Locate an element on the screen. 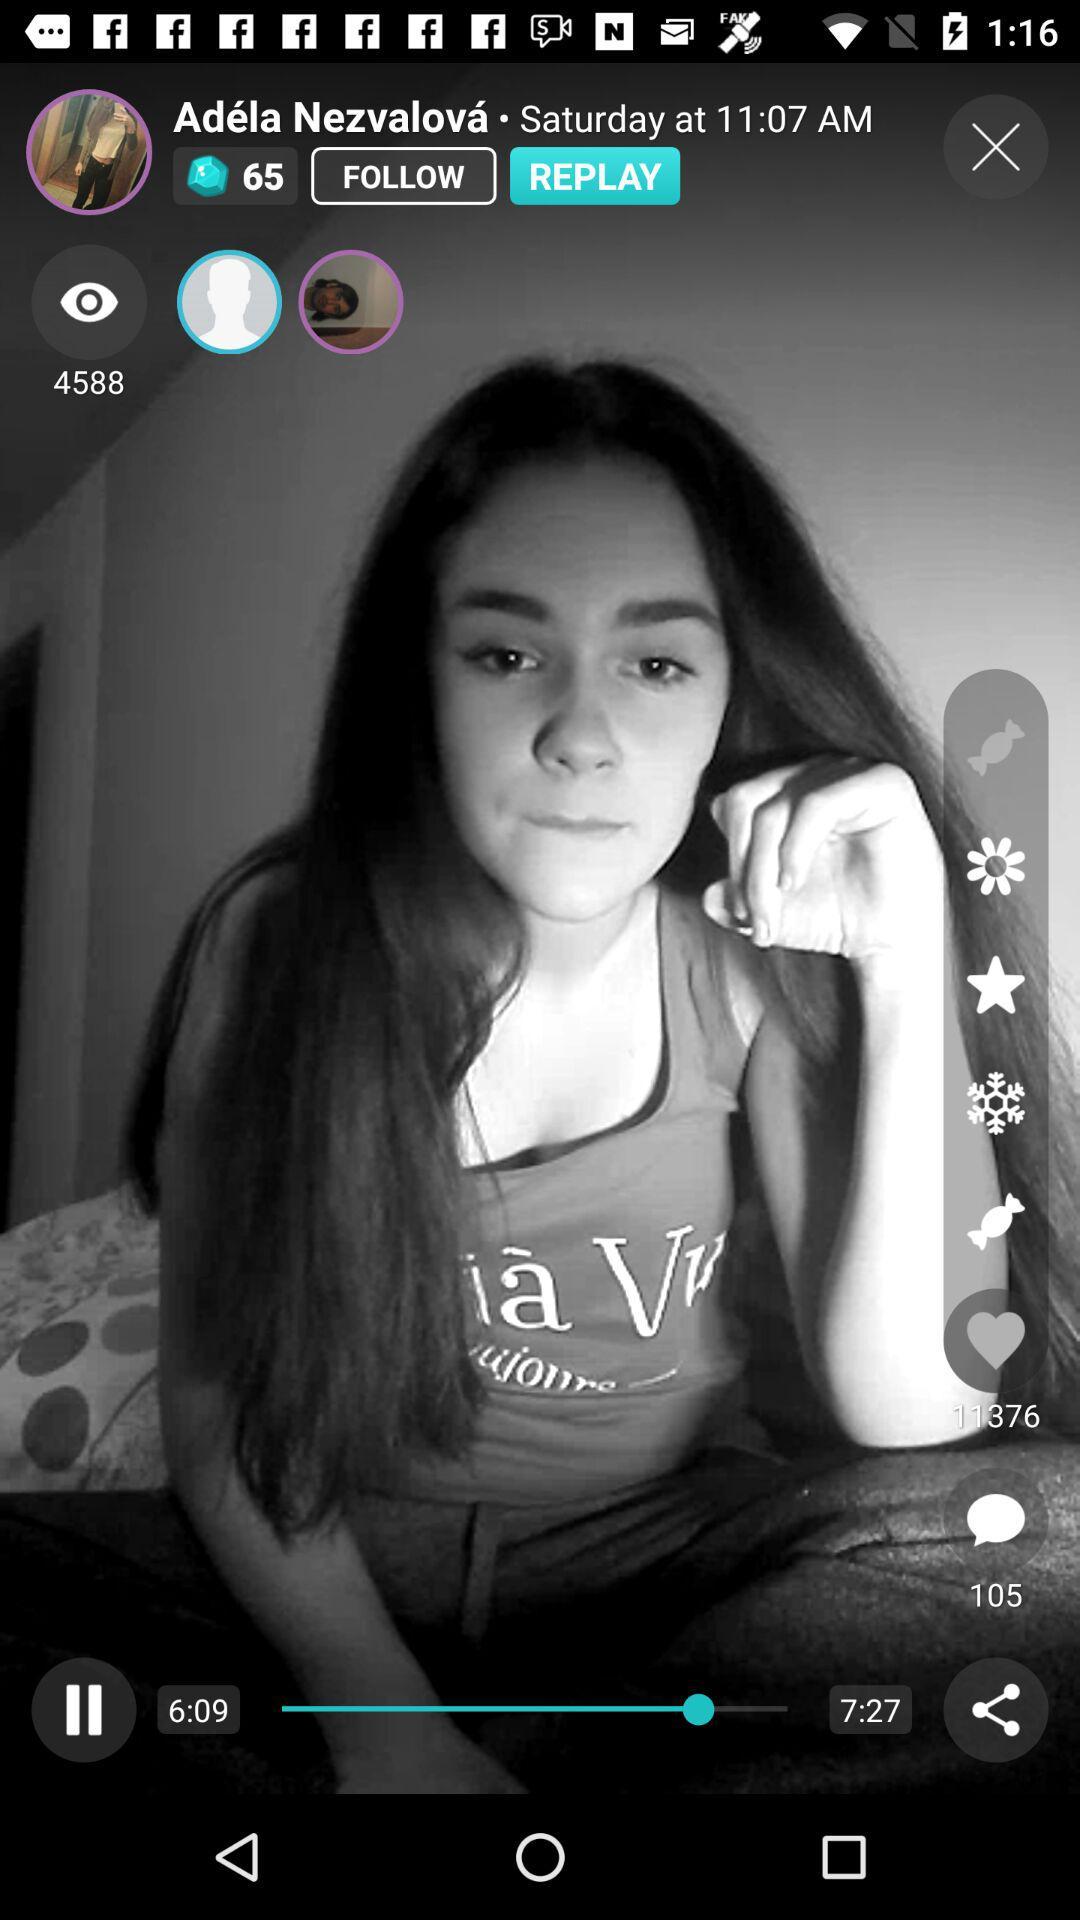 This screenshot has width=1080, height=1920. the settings icon is located at coordinates (995, 1102).